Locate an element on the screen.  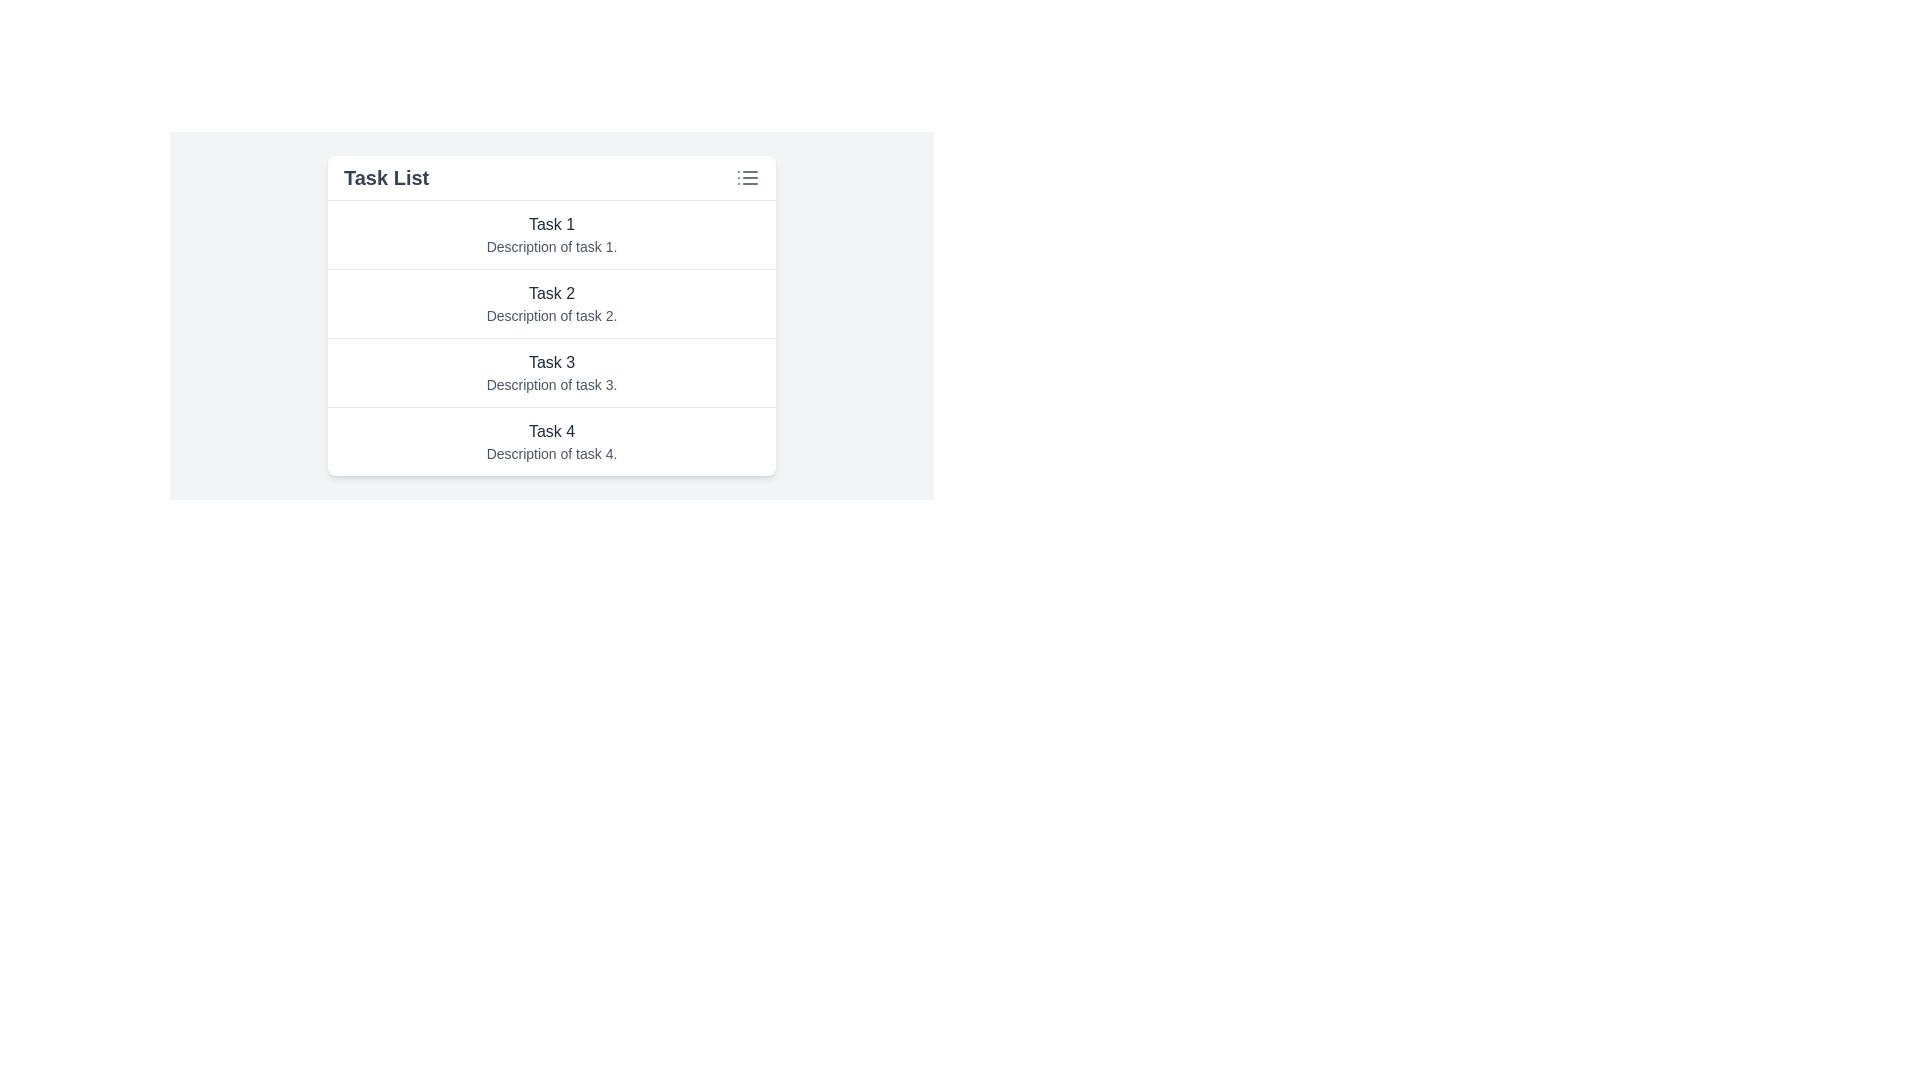
the list item titled 'Task 3' that contains the description 'Description of task 3.' located in the task list is located at coordinates (552, 373).